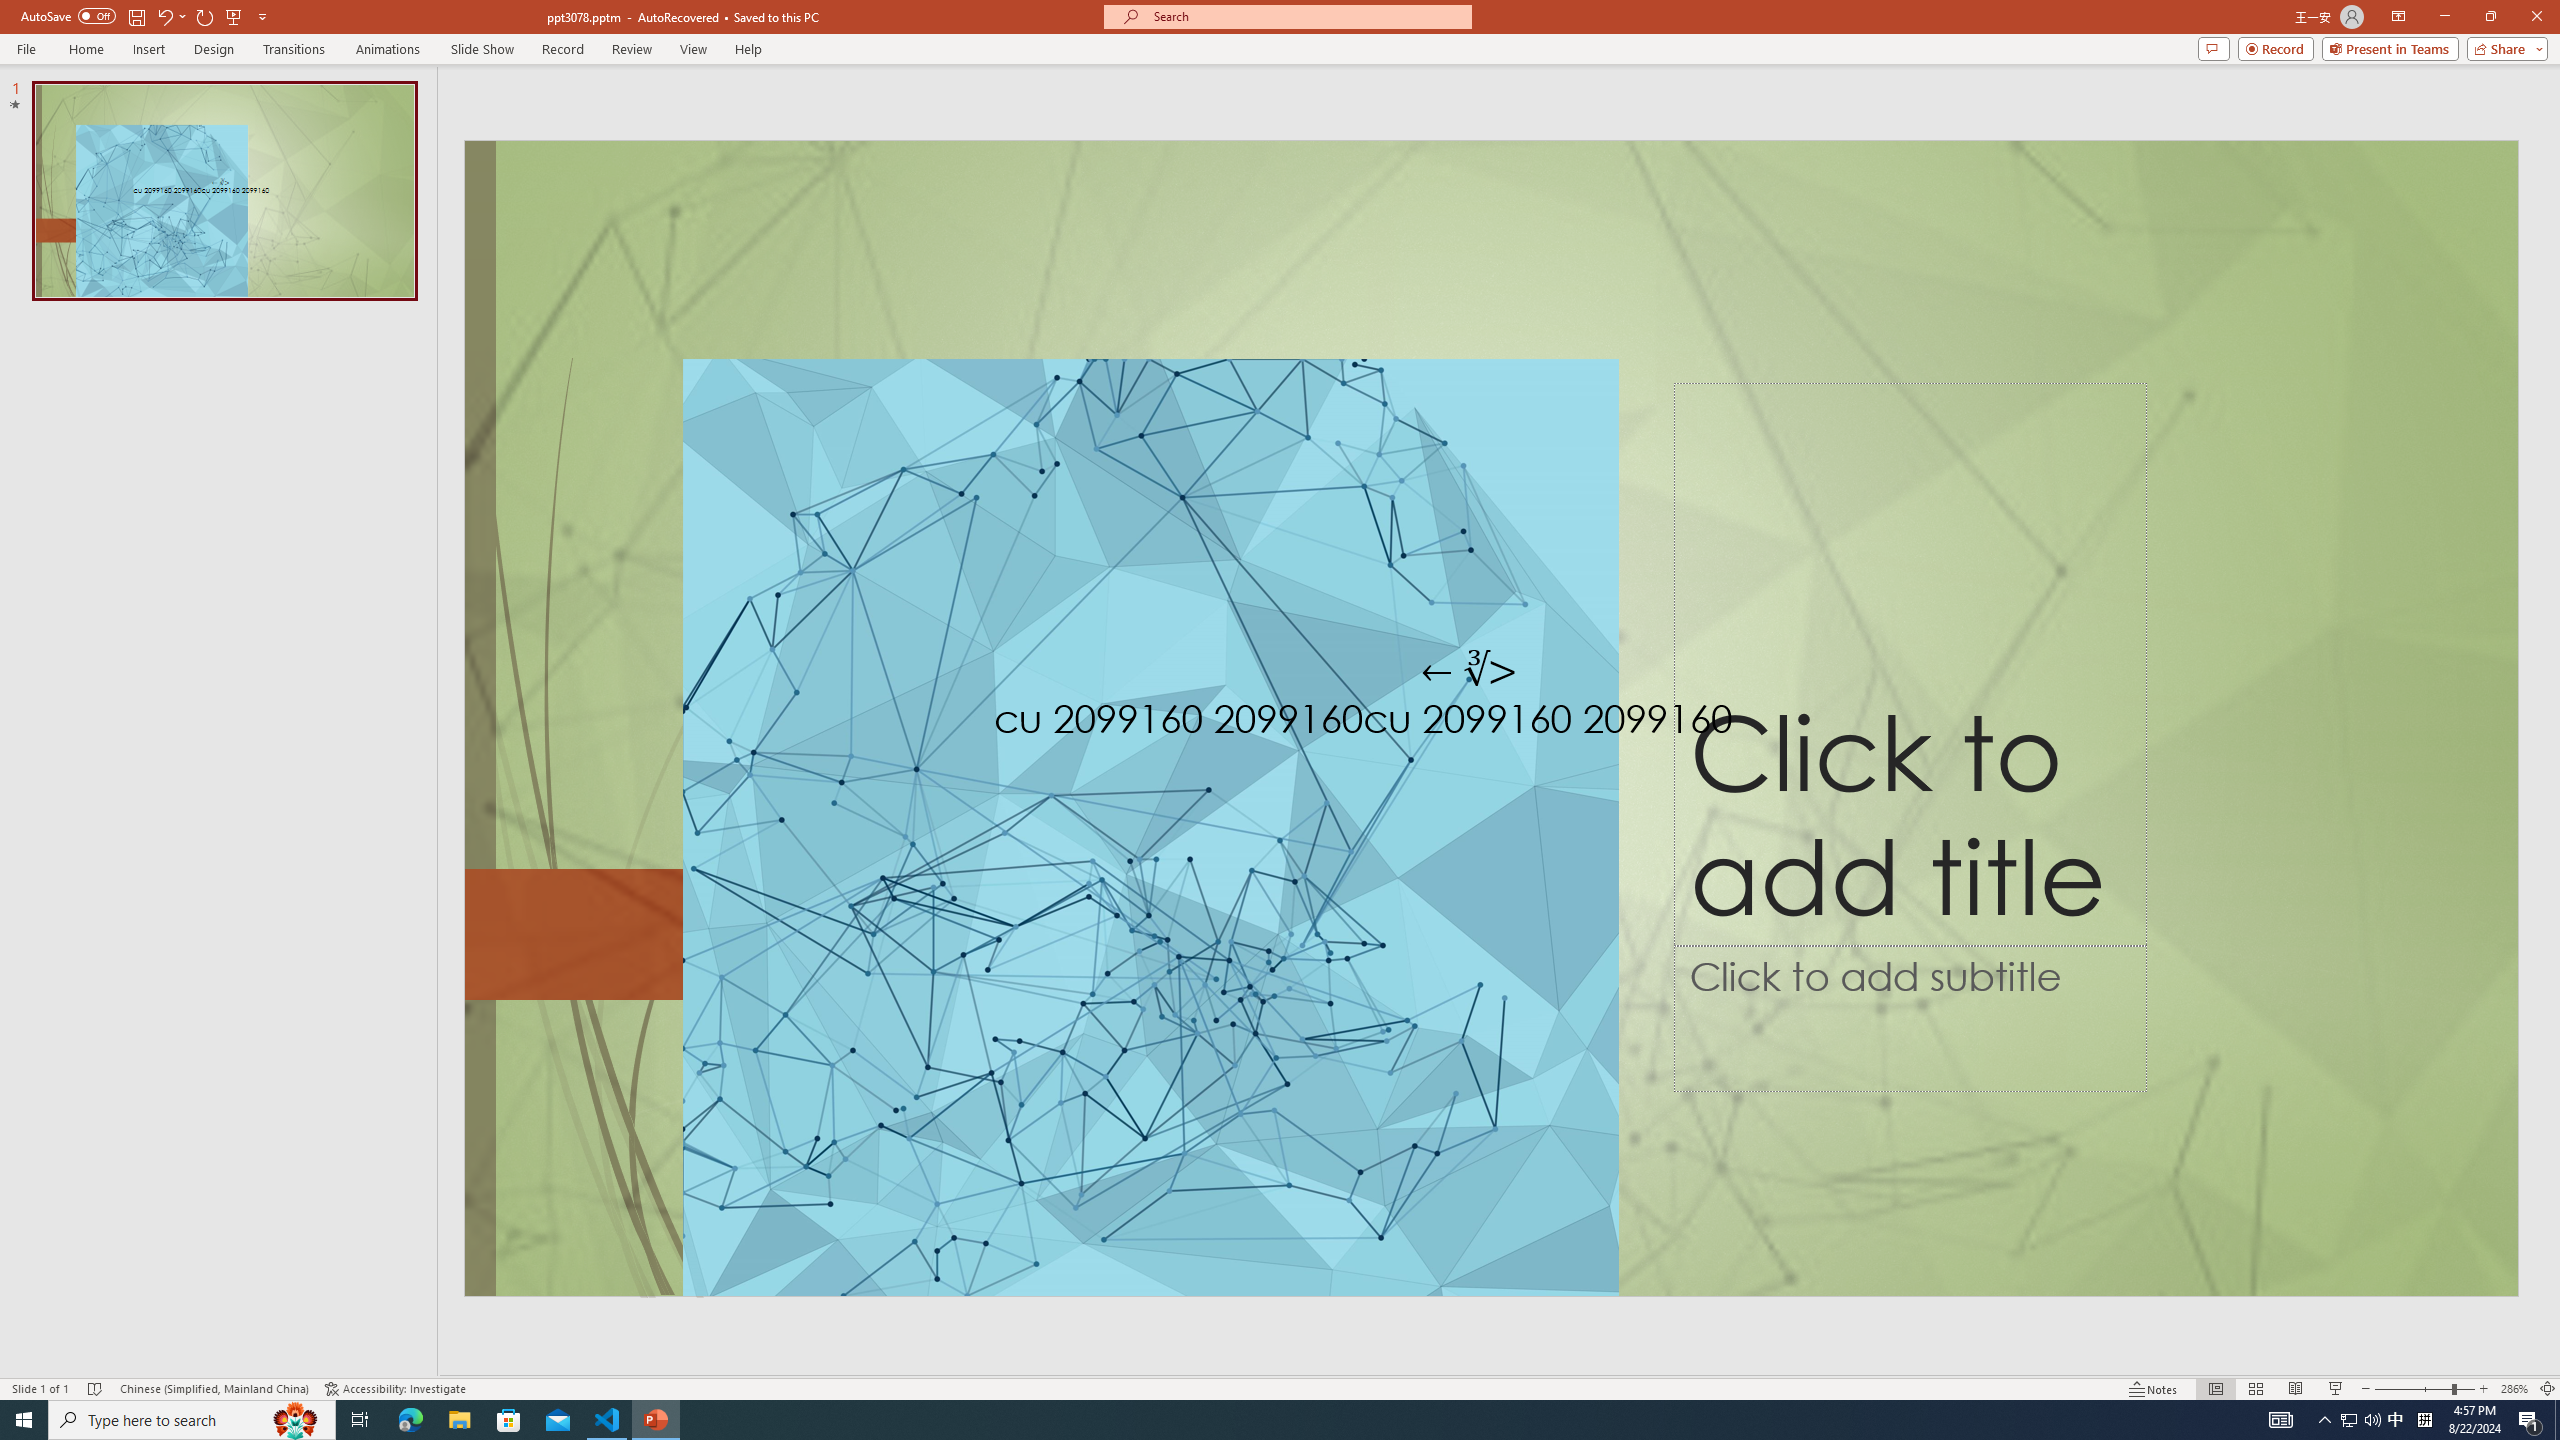 This screenshot has height=1440, width=2560. What do you see at coordinates (1304, 16) in the screenshot?
I see `'Microsoft search'` at bounding box center [1304, 16].